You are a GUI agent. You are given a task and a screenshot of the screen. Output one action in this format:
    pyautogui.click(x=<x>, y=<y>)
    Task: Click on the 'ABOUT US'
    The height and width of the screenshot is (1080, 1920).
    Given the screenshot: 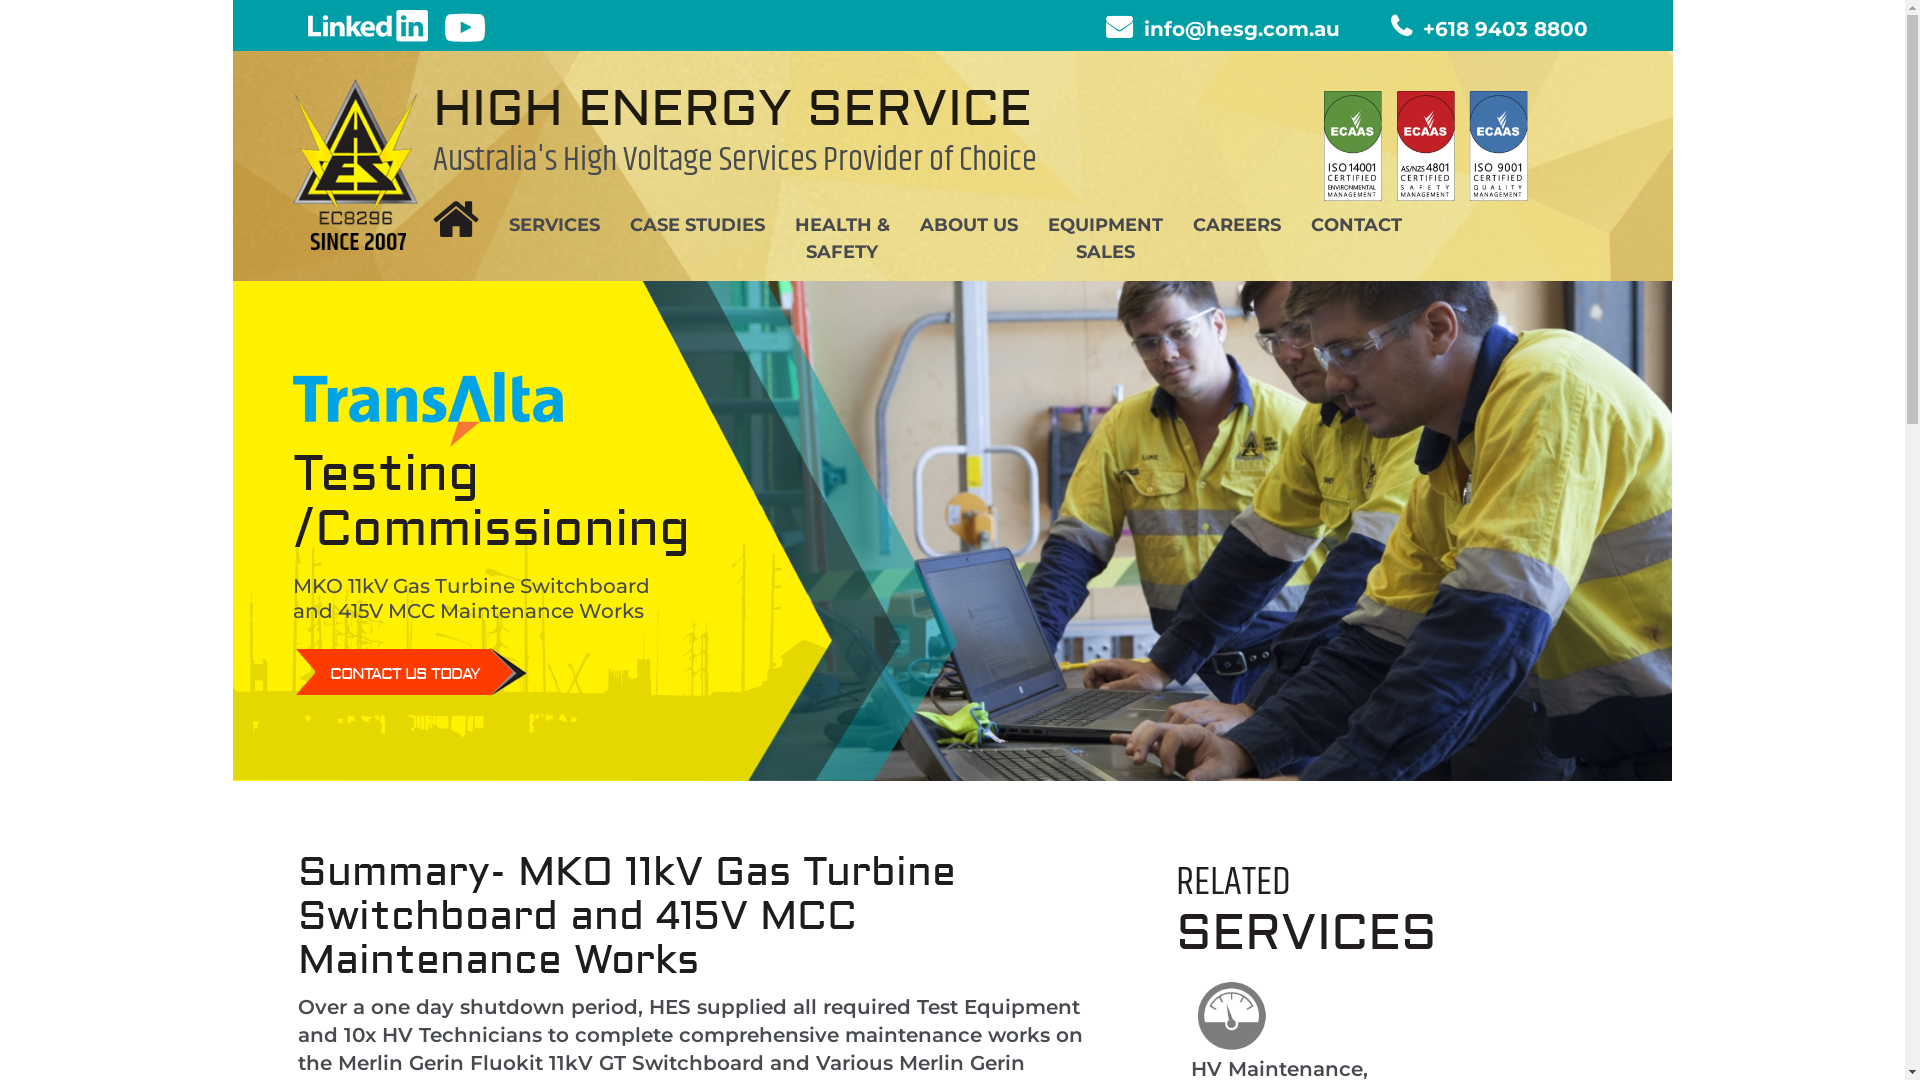 What is the action you would take?
    pyautogui.click(x=919, y=225)
    